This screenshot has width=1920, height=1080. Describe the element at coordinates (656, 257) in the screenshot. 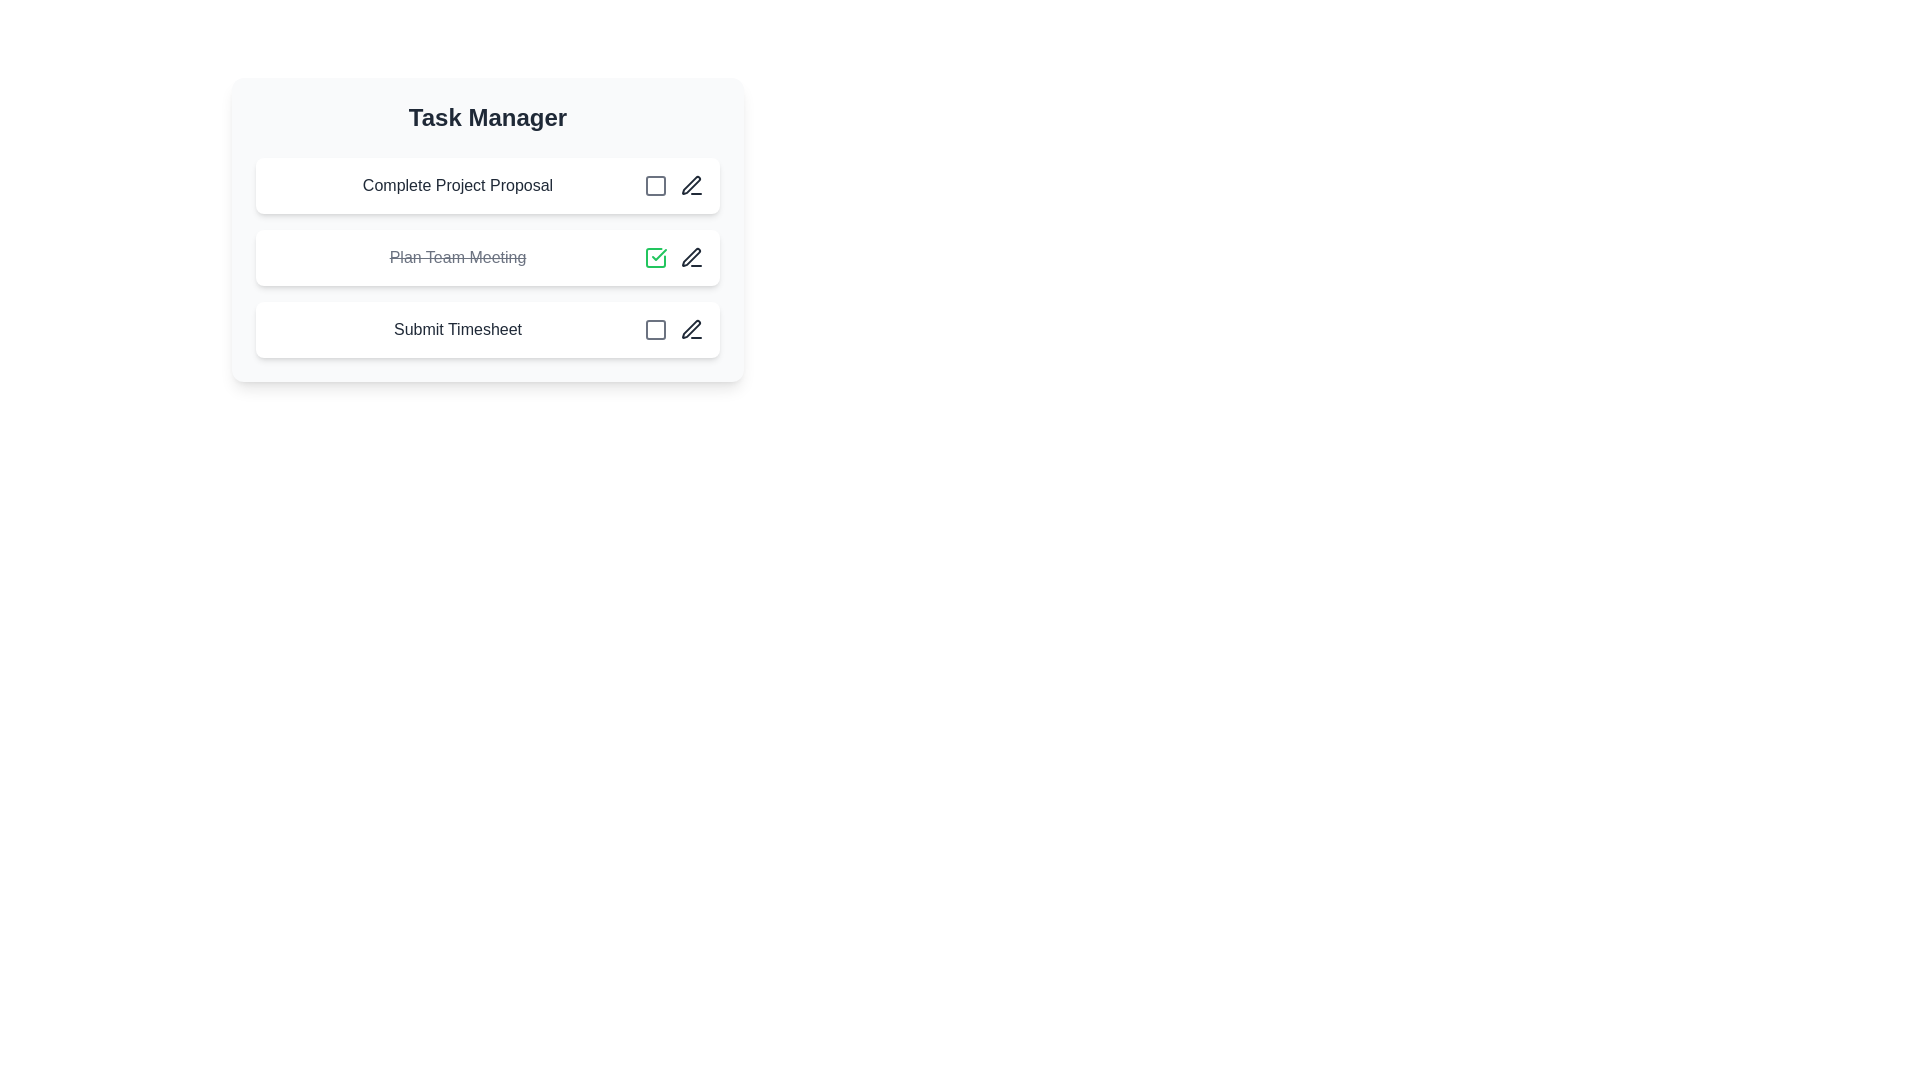

I see `the green checkmark symbol inside the square representing task completion for 'Plan Team Meeting'` at that location.